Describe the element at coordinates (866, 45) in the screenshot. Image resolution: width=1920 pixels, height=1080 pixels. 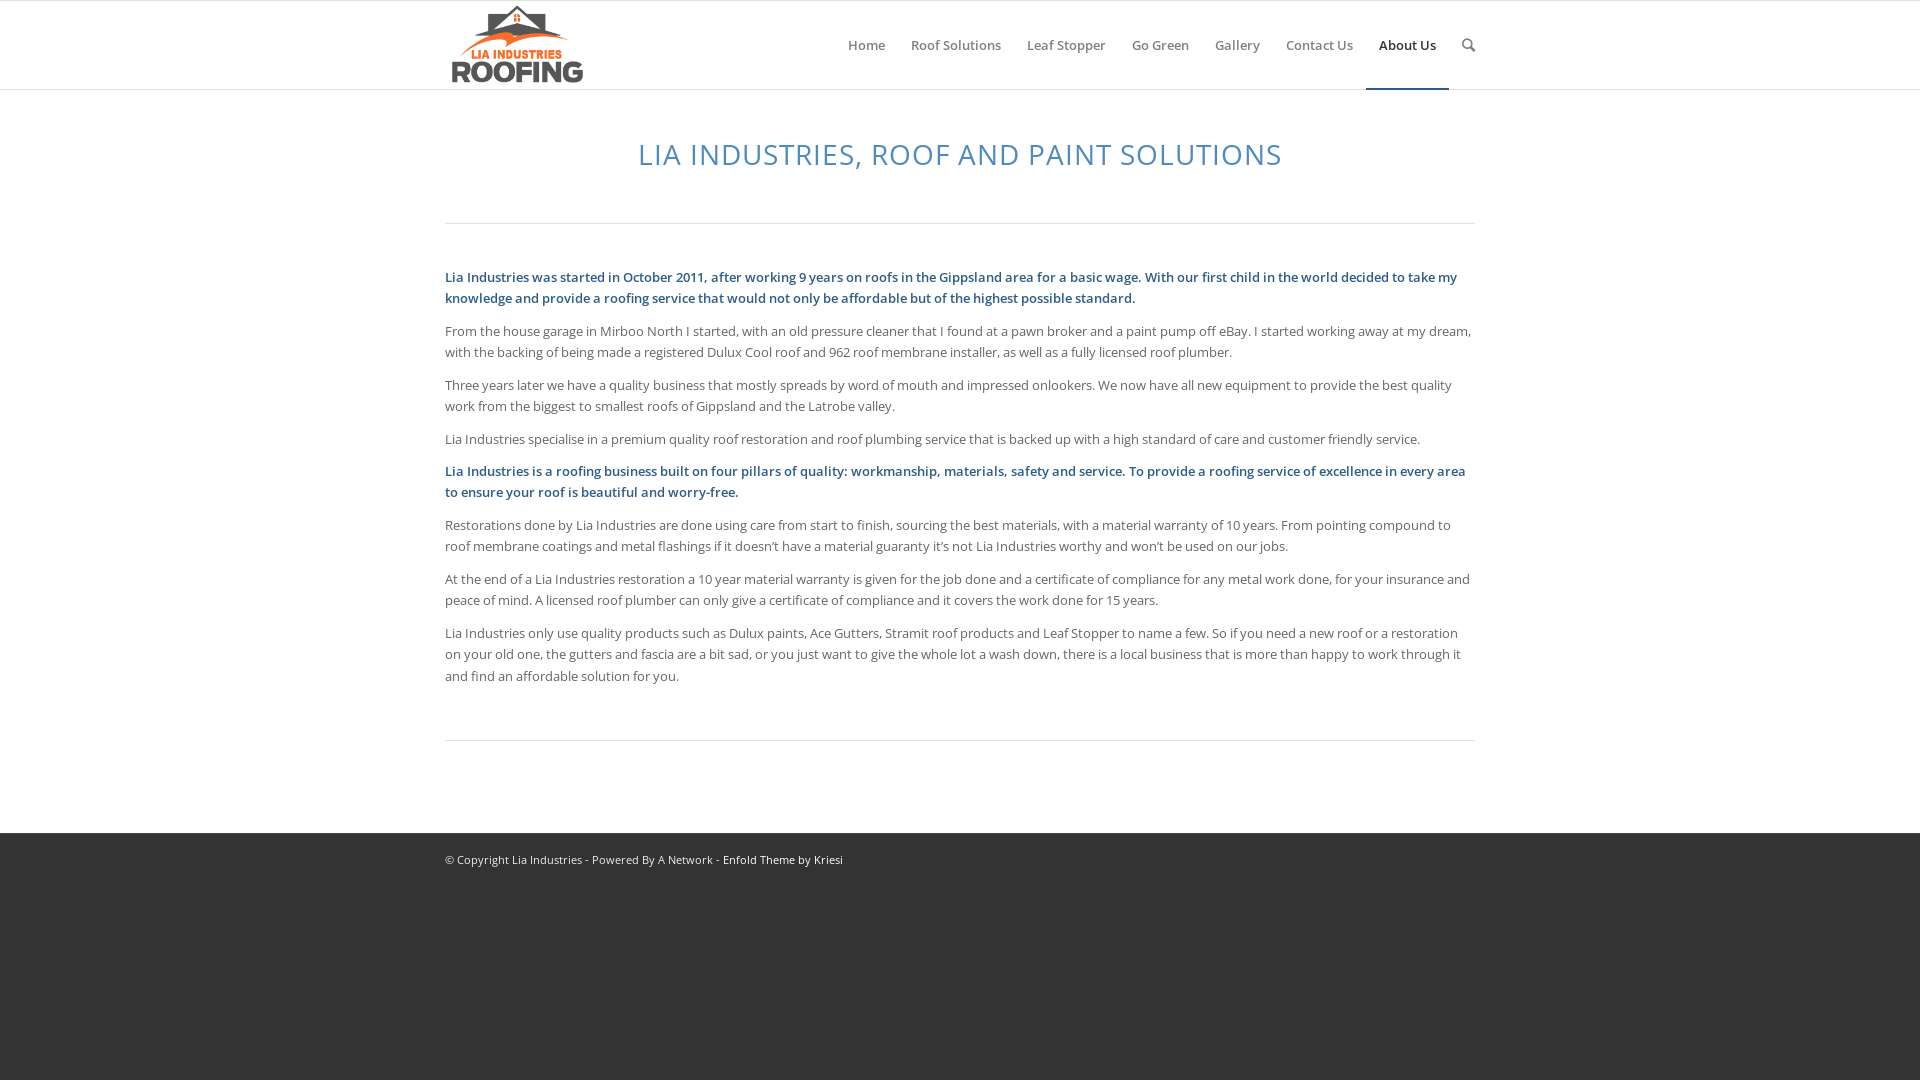
I see `'Home'` at that location.